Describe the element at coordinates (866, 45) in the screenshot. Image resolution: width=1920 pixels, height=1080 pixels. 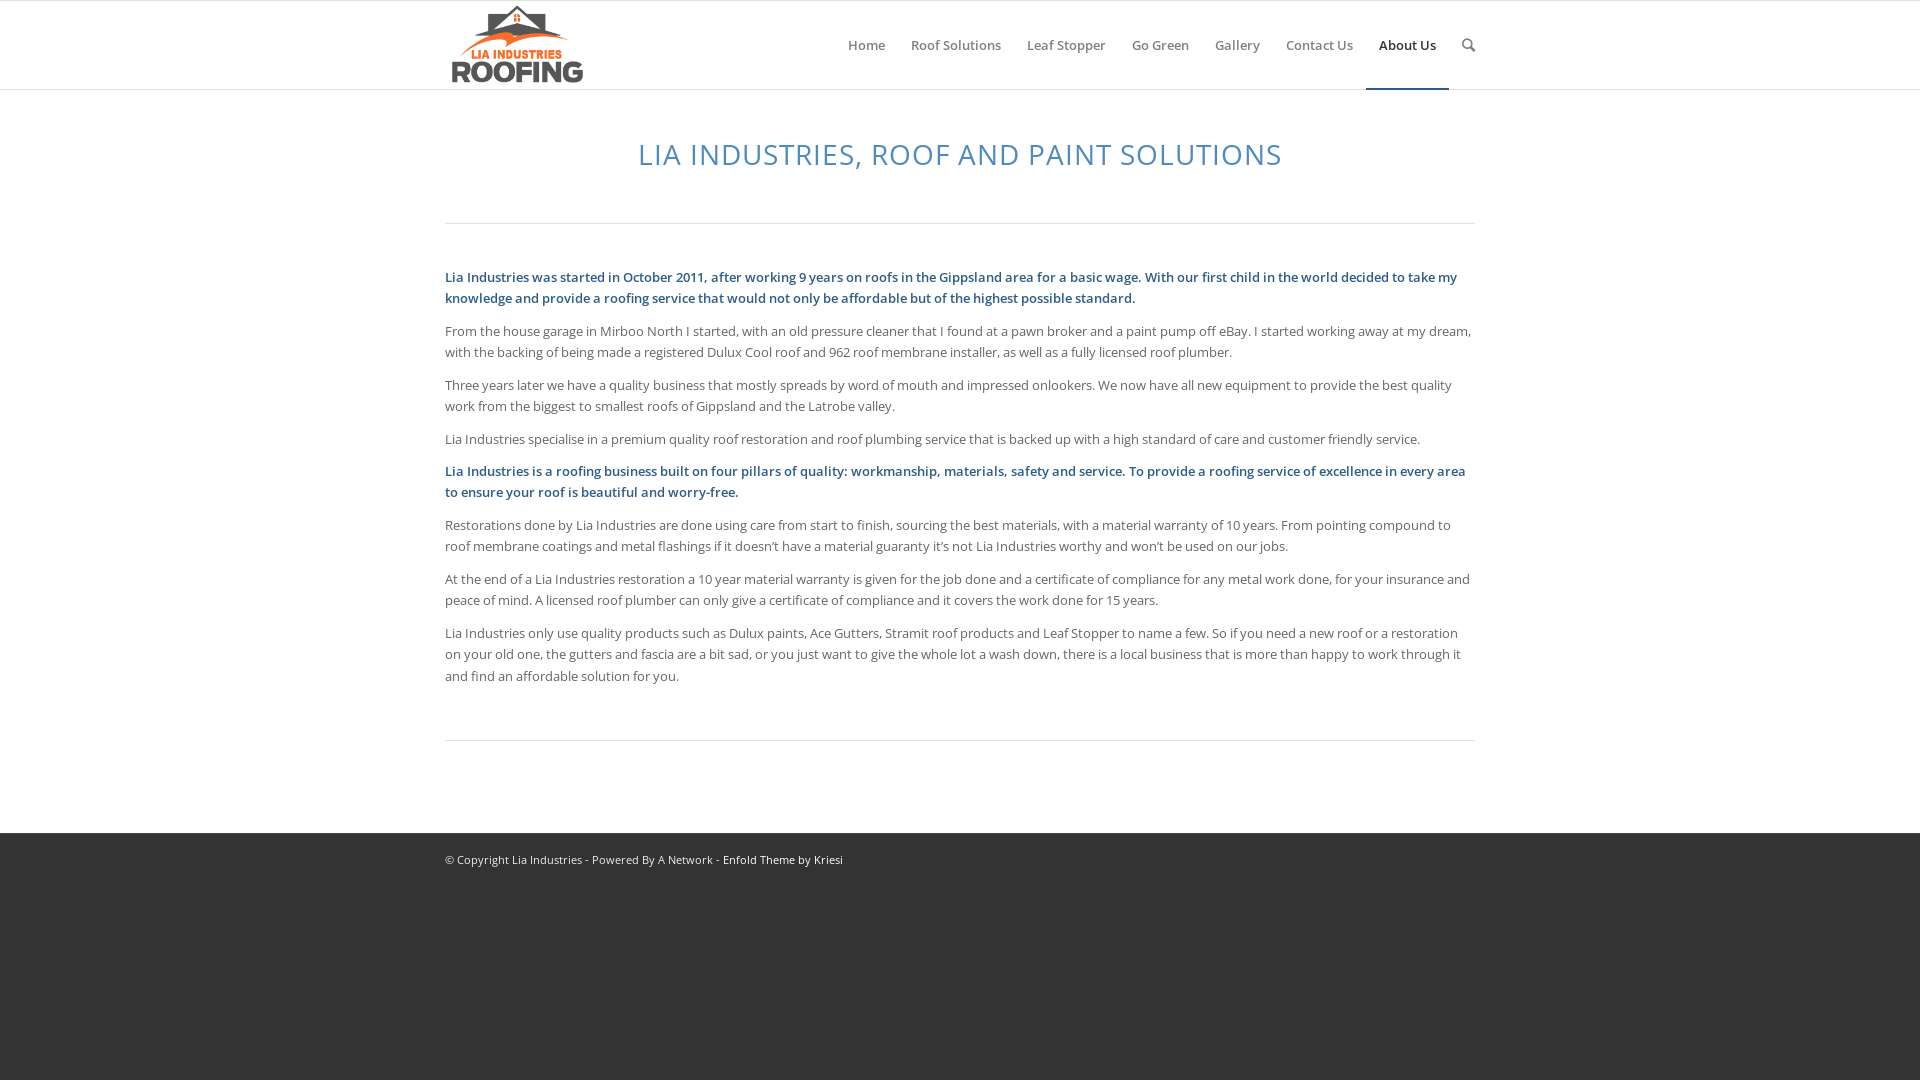
I see `'Home'` at that location.